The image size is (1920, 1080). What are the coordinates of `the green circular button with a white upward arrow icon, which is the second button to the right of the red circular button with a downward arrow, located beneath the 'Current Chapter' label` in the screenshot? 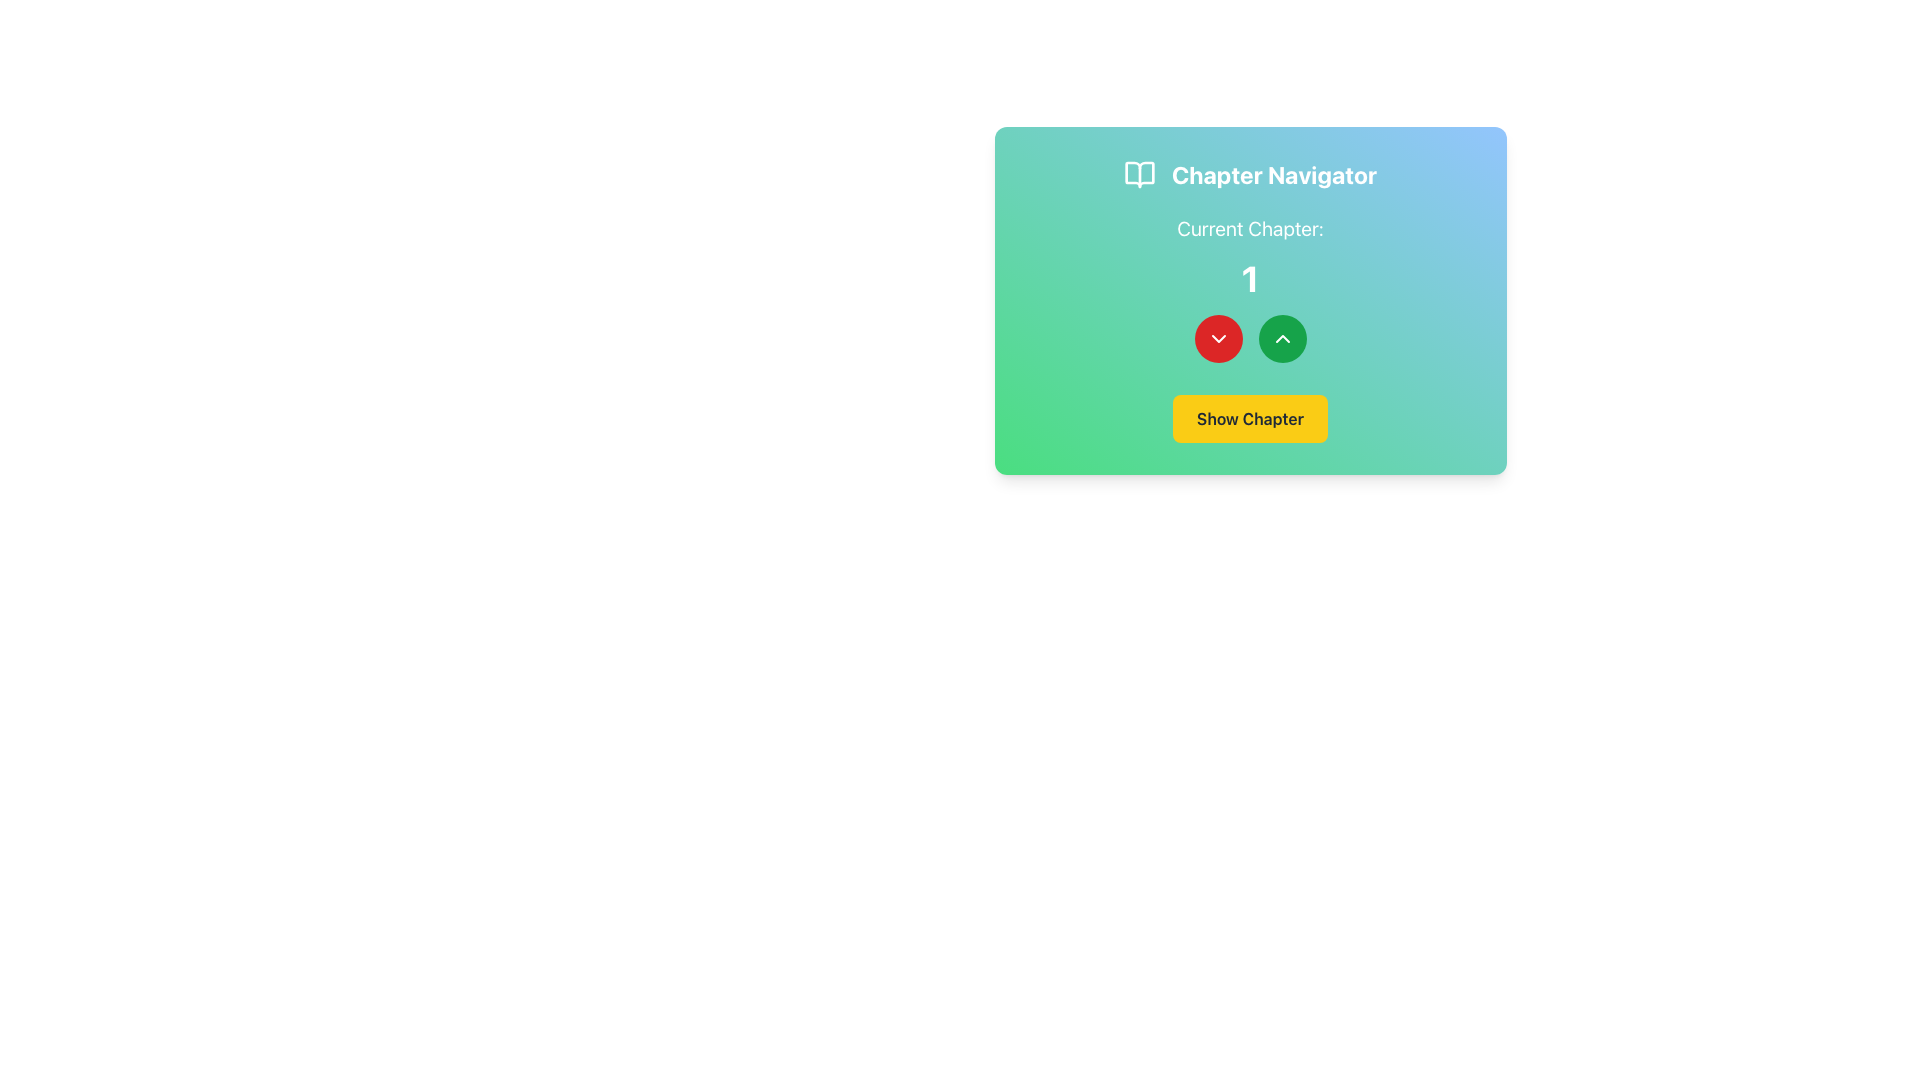 It's located at (1282, 338).